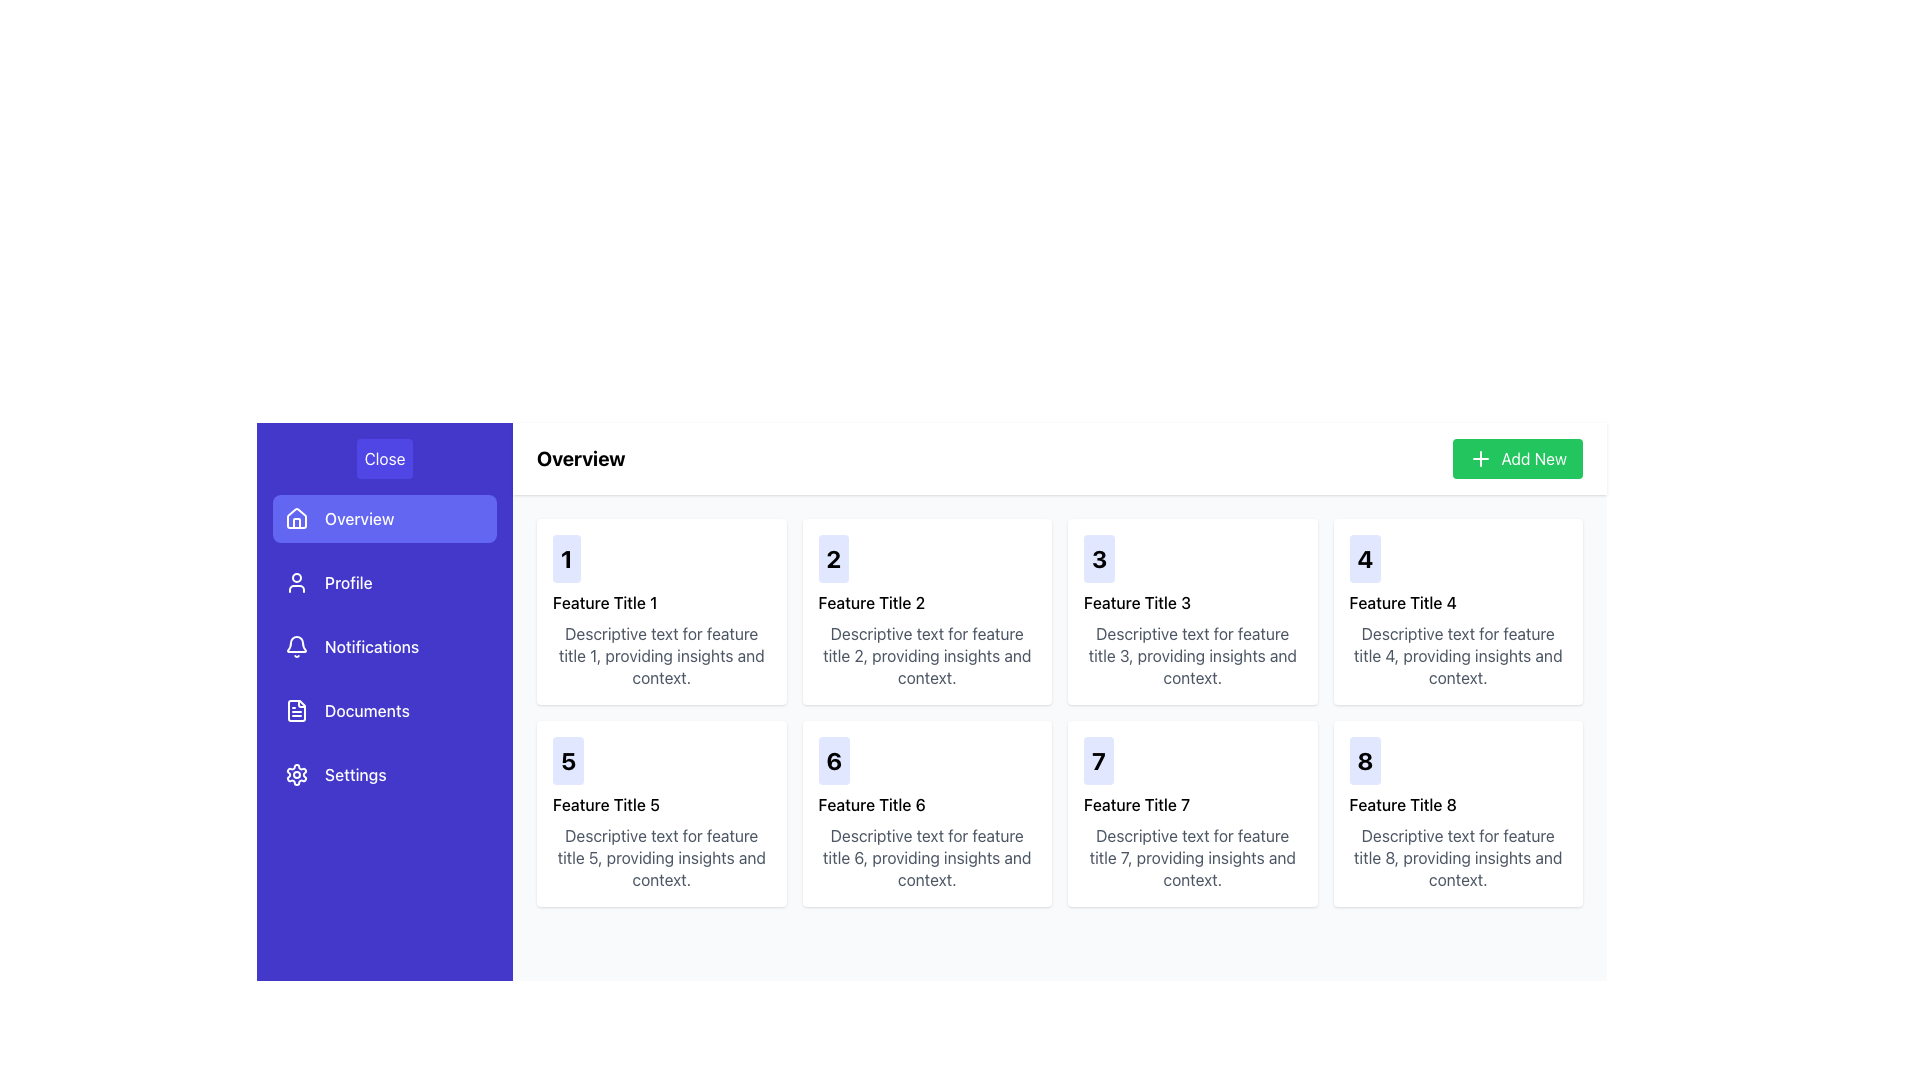  What do you see at coordinates (1192, 856) in the screenshot?
I see `descriptive text located directly below the heading 'Feature Title 7' in the card layout for the seventh feature` at bounding box center [1192, 856].